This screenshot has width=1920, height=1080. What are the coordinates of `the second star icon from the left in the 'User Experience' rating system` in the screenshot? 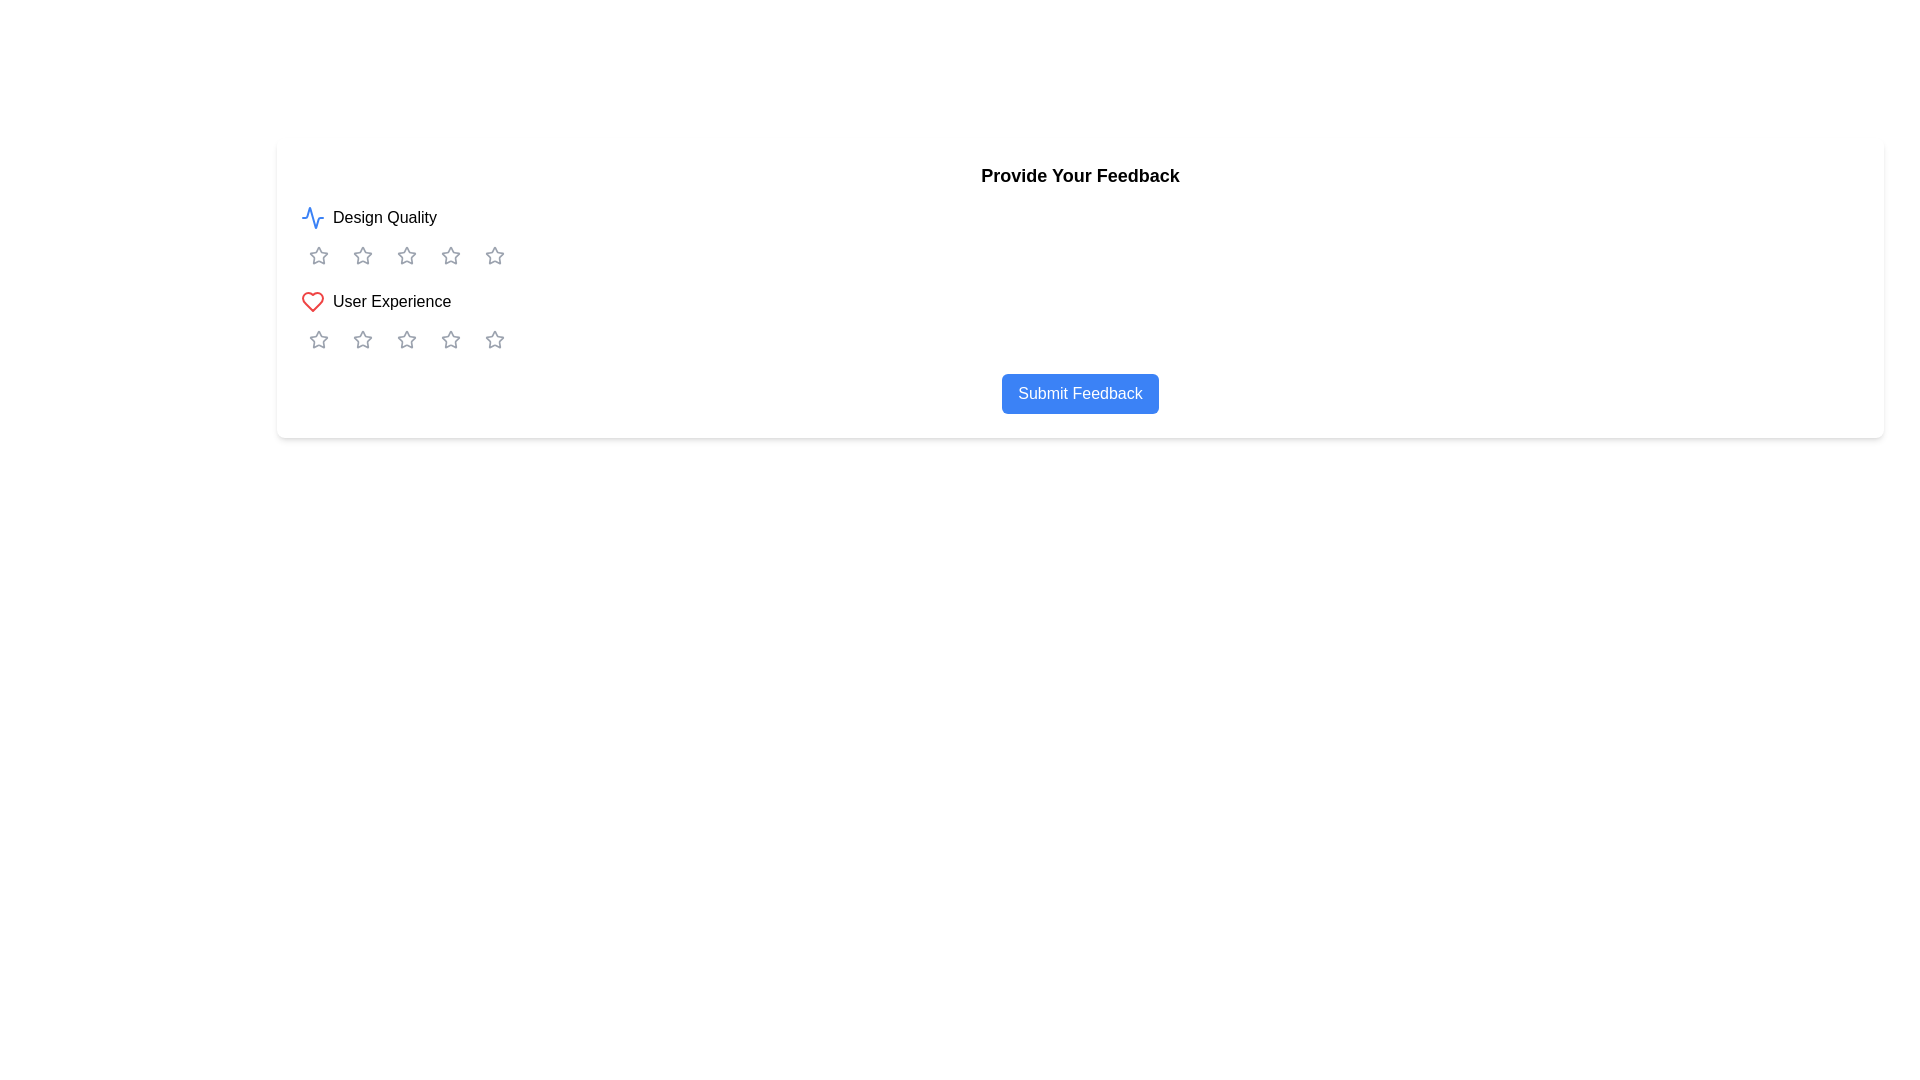 It's located at (363, 338).